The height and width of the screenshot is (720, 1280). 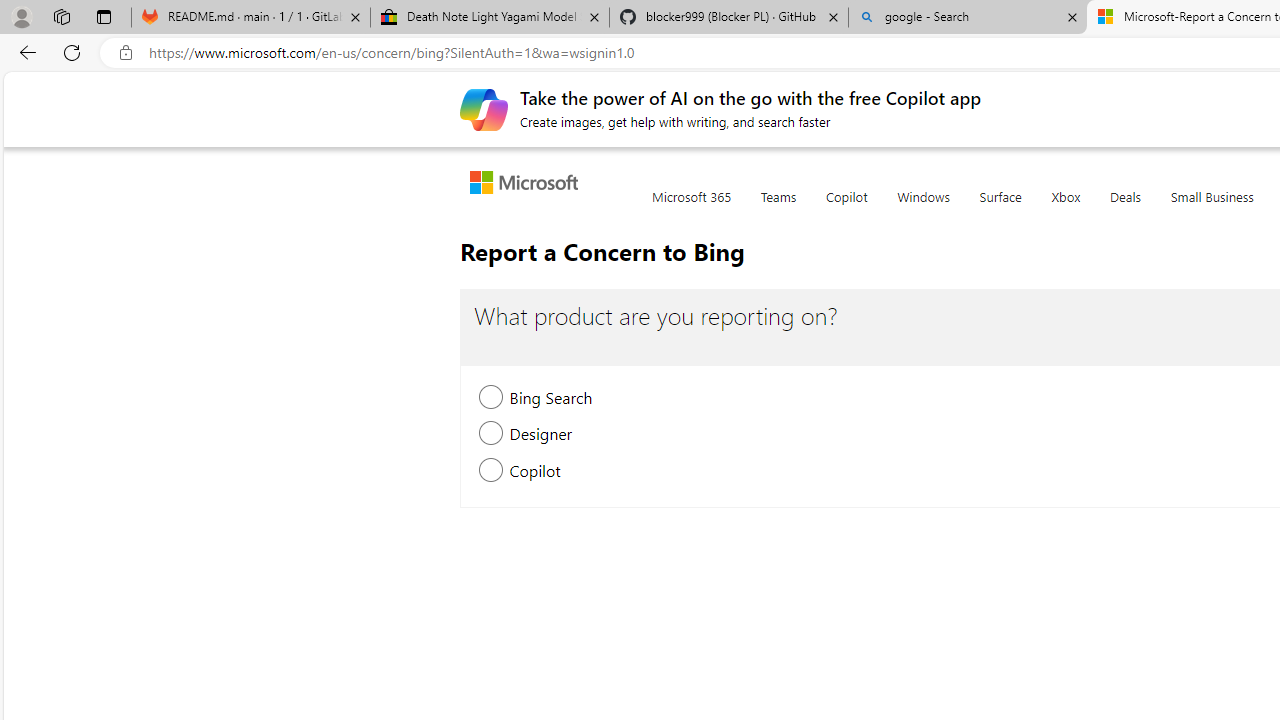 What do you see at coordinates (922, 208) in the screenshot?
I see `'Windows'` at bounding box center [922, 208].